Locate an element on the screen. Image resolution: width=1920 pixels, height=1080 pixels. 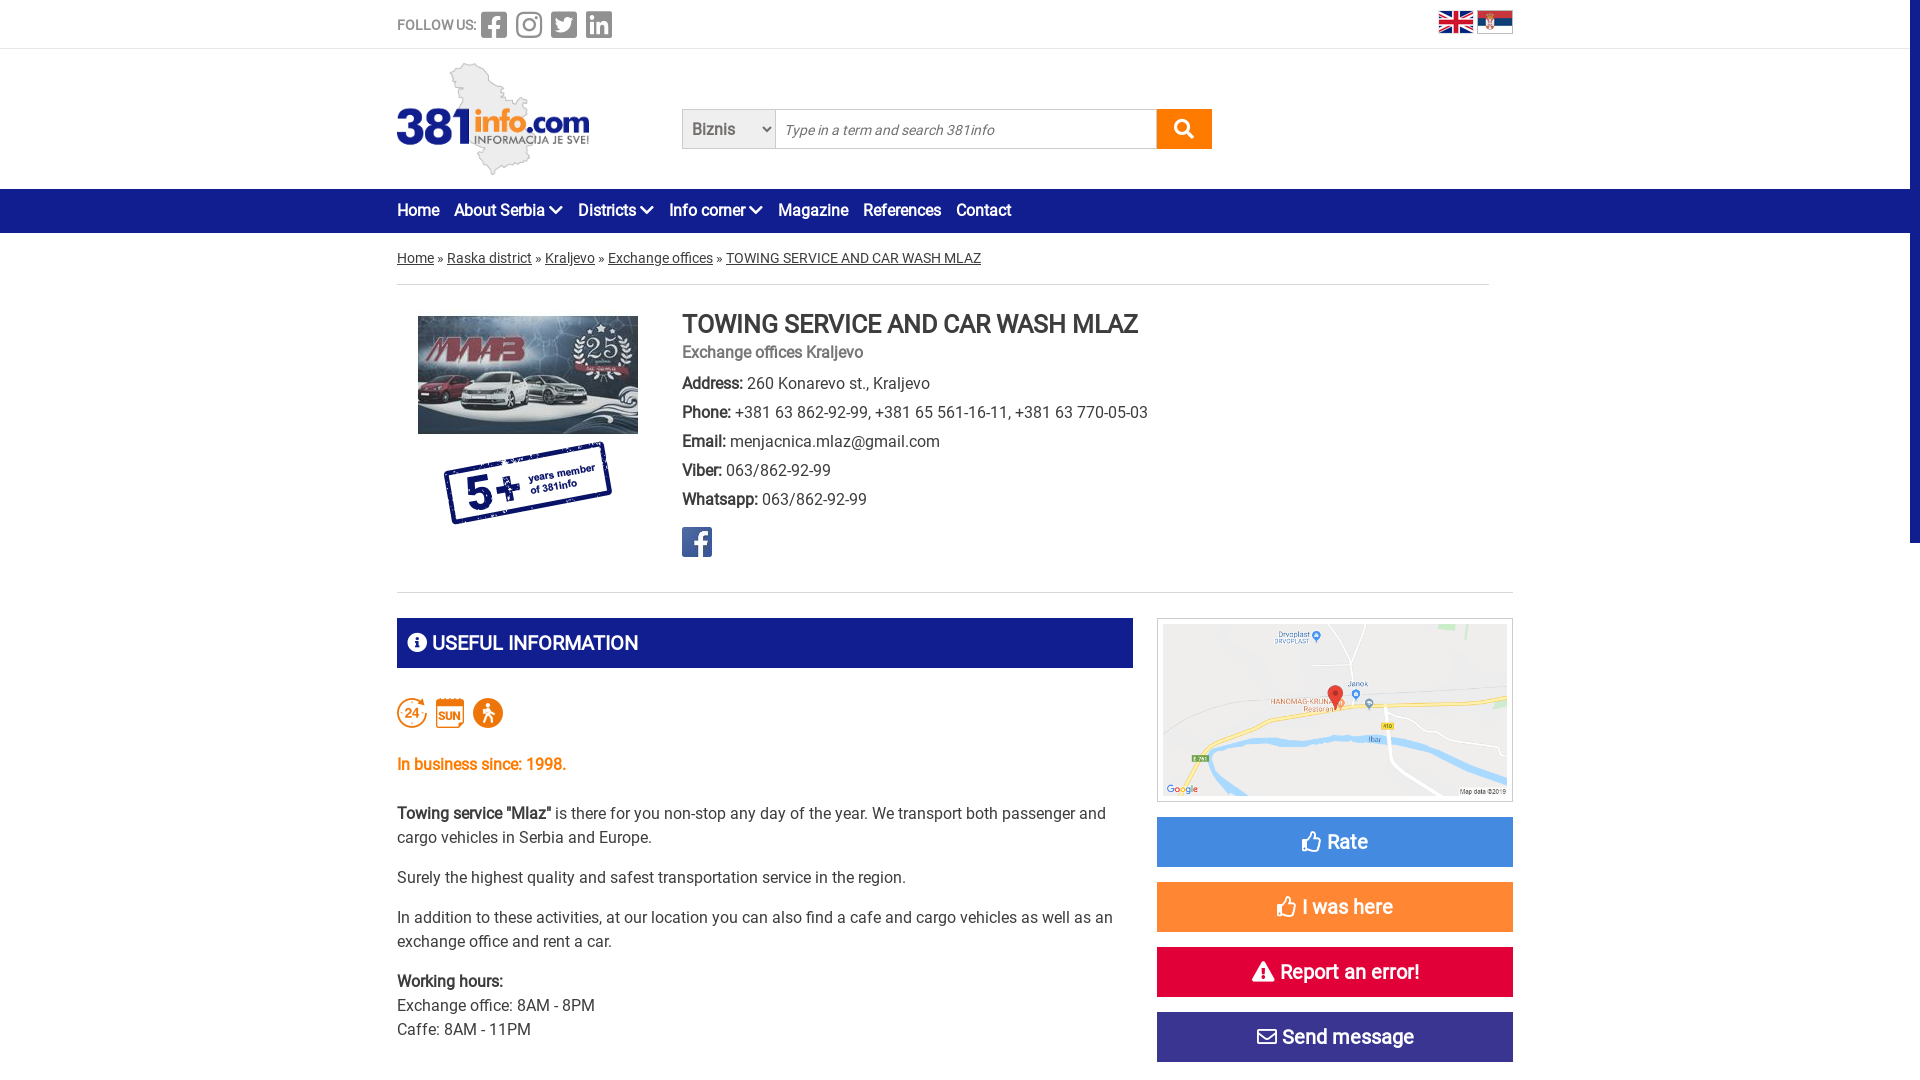
'+381 63 862-92-99' is located at coordinates (801, 411).